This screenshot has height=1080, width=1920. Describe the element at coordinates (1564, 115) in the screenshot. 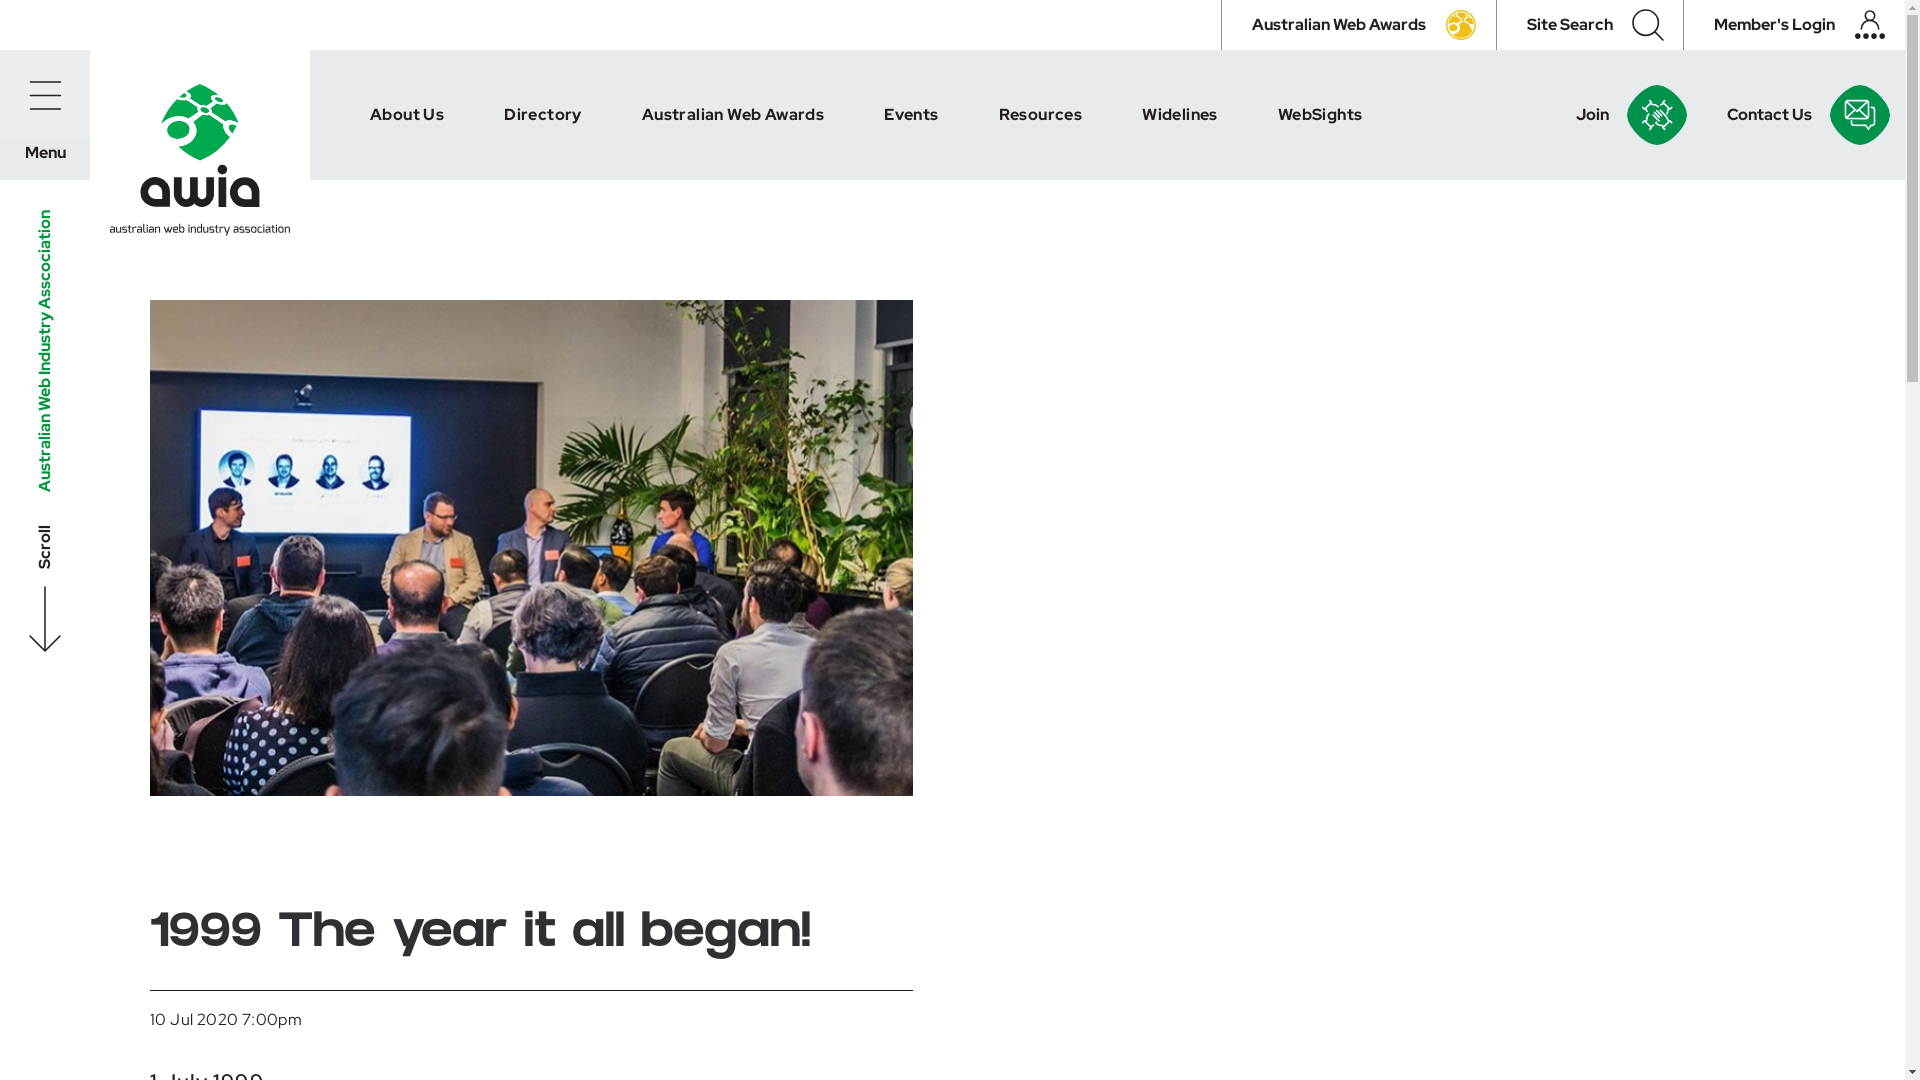

I see `'Join'` at that location.